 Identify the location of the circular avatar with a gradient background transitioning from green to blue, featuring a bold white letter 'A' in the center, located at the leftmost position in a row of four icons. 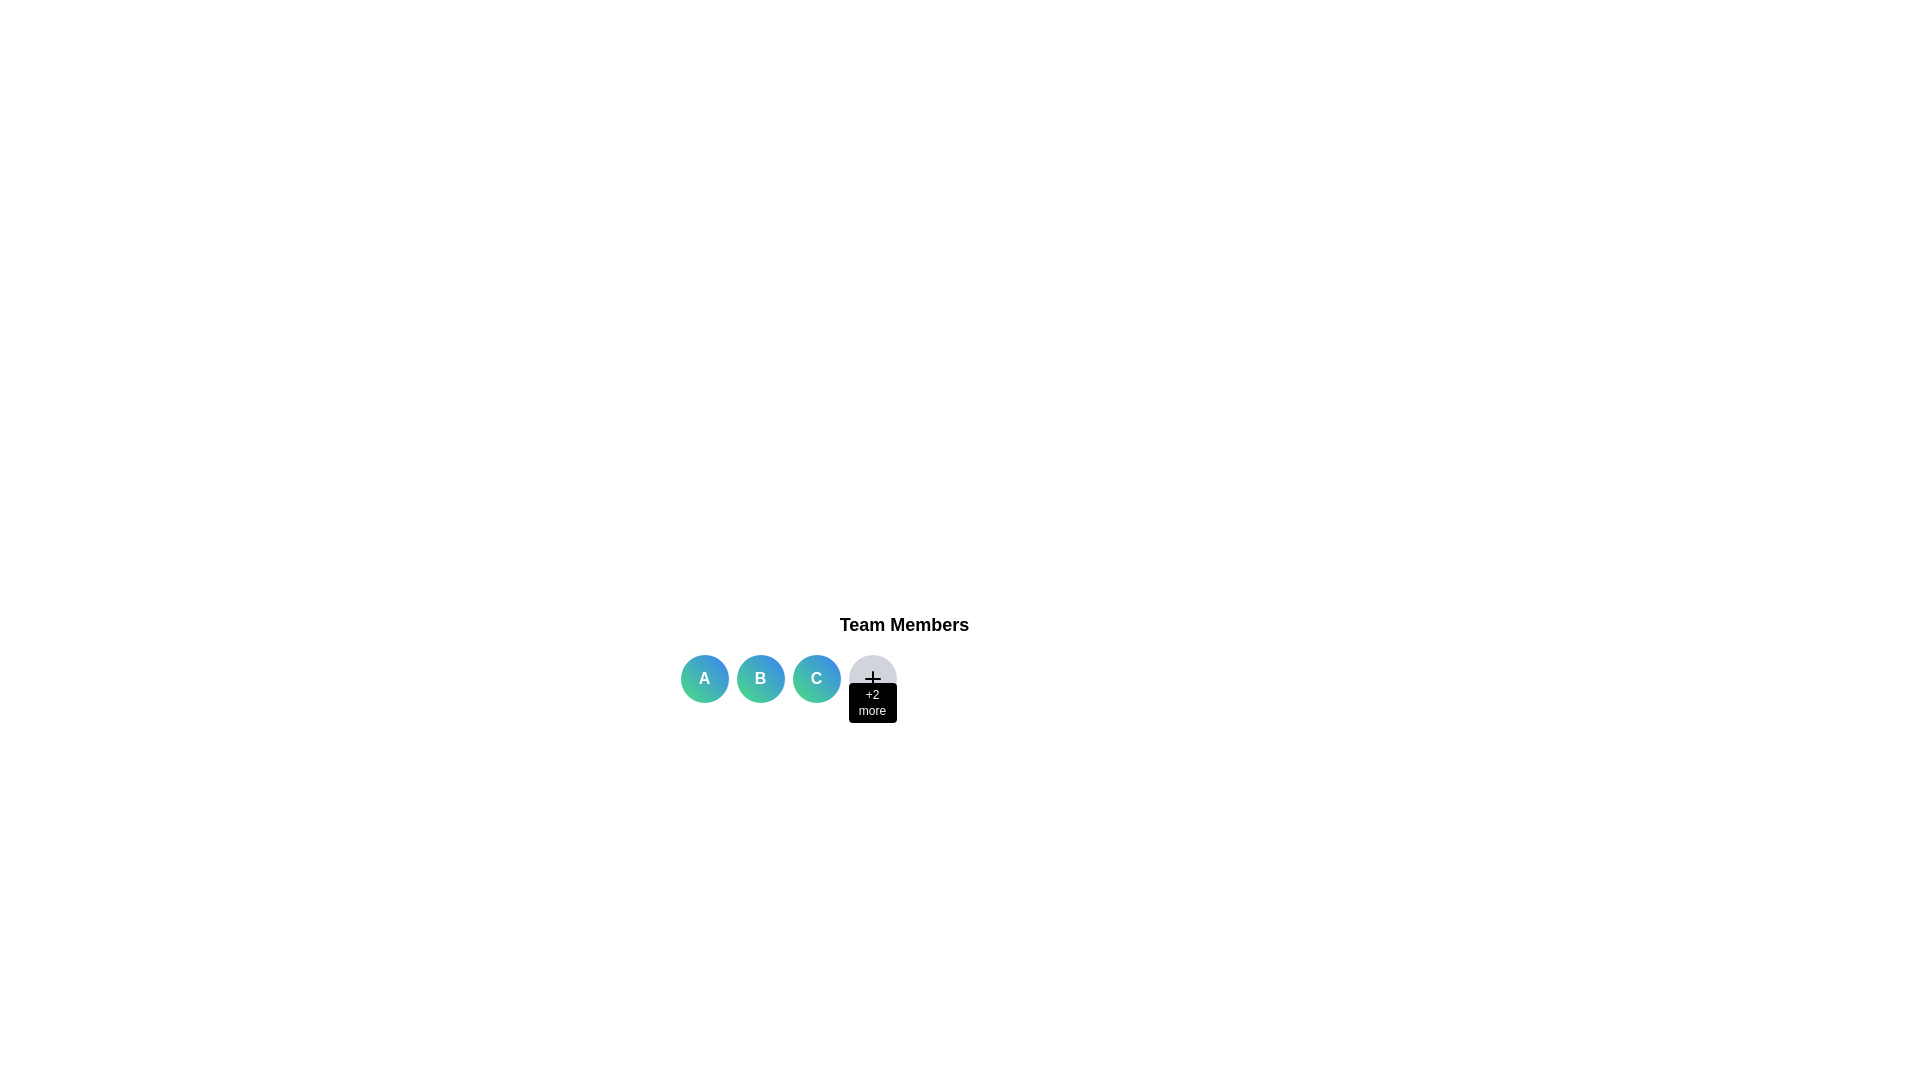
(704, 677).